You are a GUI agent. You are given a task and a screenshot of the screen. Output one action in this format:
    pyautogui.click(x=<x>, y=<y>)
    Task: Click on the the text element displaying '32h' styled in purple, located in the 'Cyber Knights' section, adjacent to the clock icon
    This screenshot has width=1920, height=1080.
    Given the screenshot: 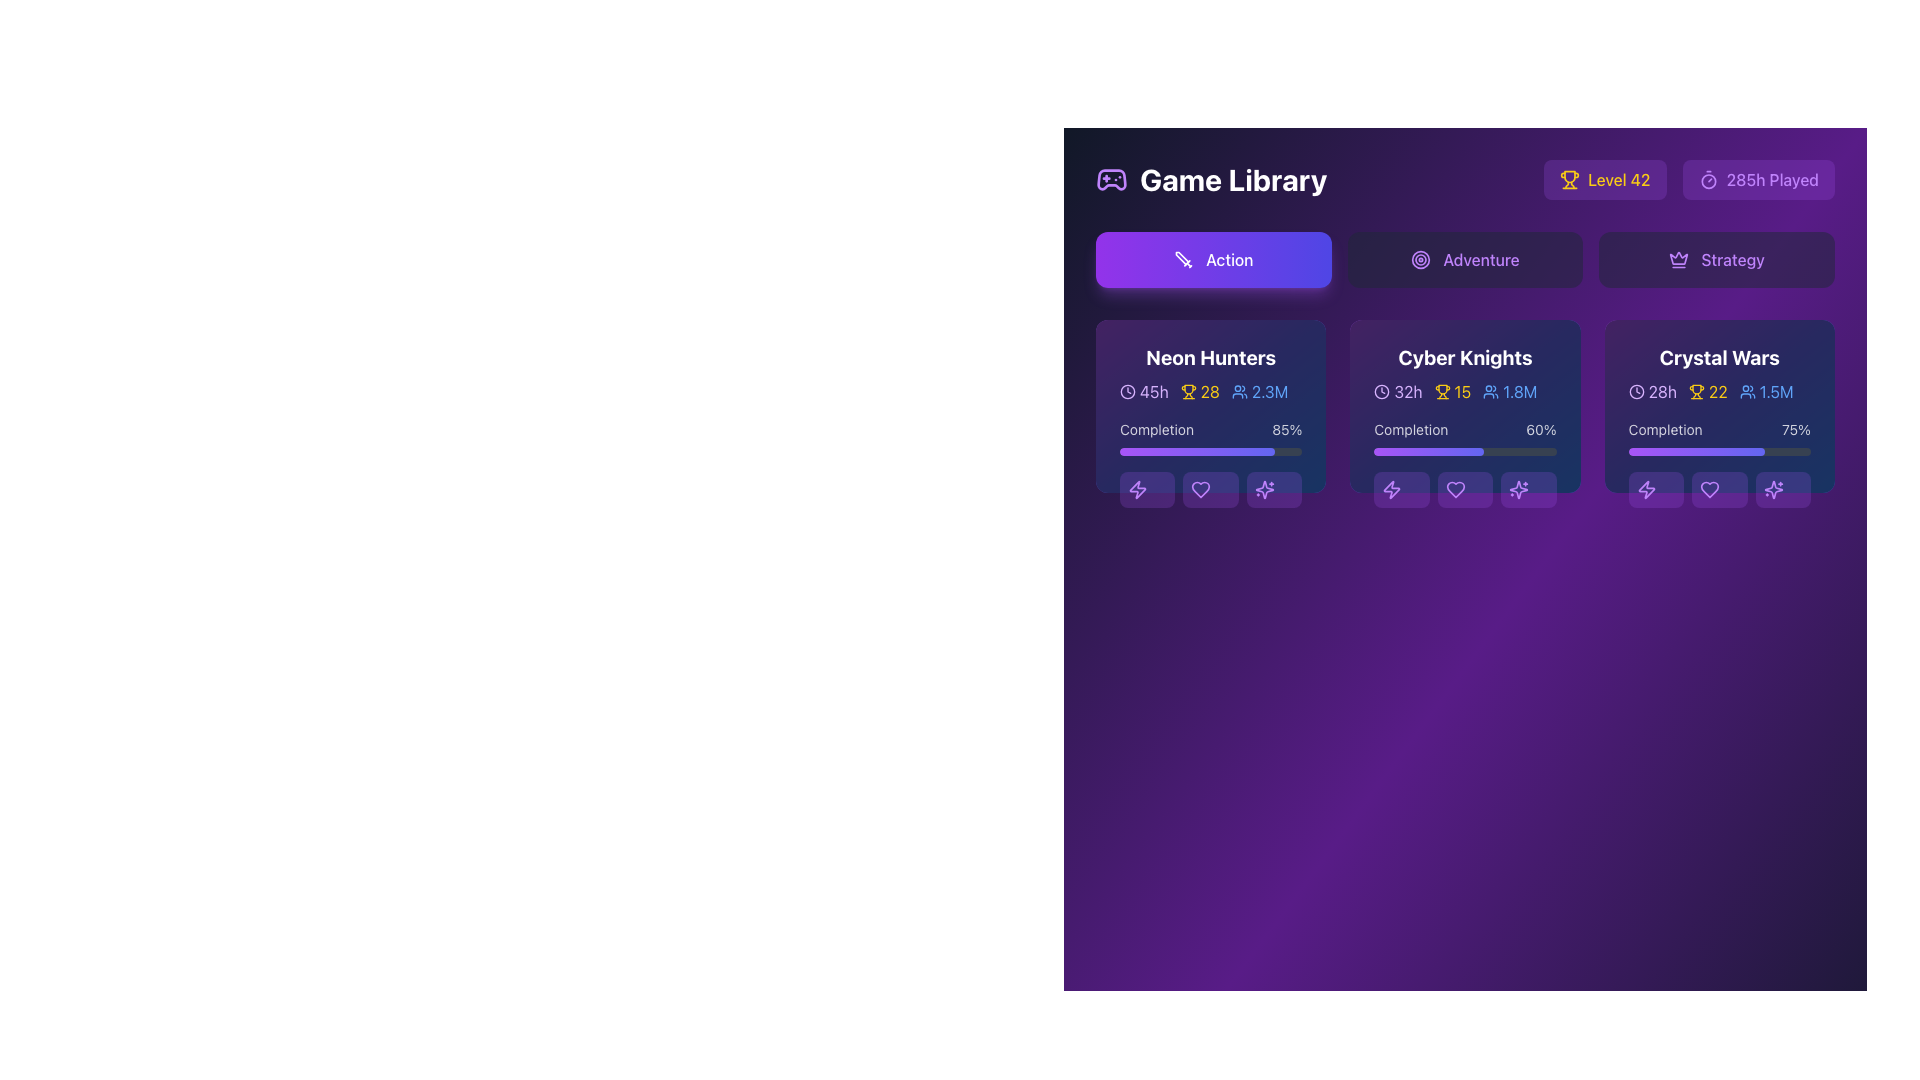 What is the action you would take?
    pyautogui.click(x=1397, y=392)
    